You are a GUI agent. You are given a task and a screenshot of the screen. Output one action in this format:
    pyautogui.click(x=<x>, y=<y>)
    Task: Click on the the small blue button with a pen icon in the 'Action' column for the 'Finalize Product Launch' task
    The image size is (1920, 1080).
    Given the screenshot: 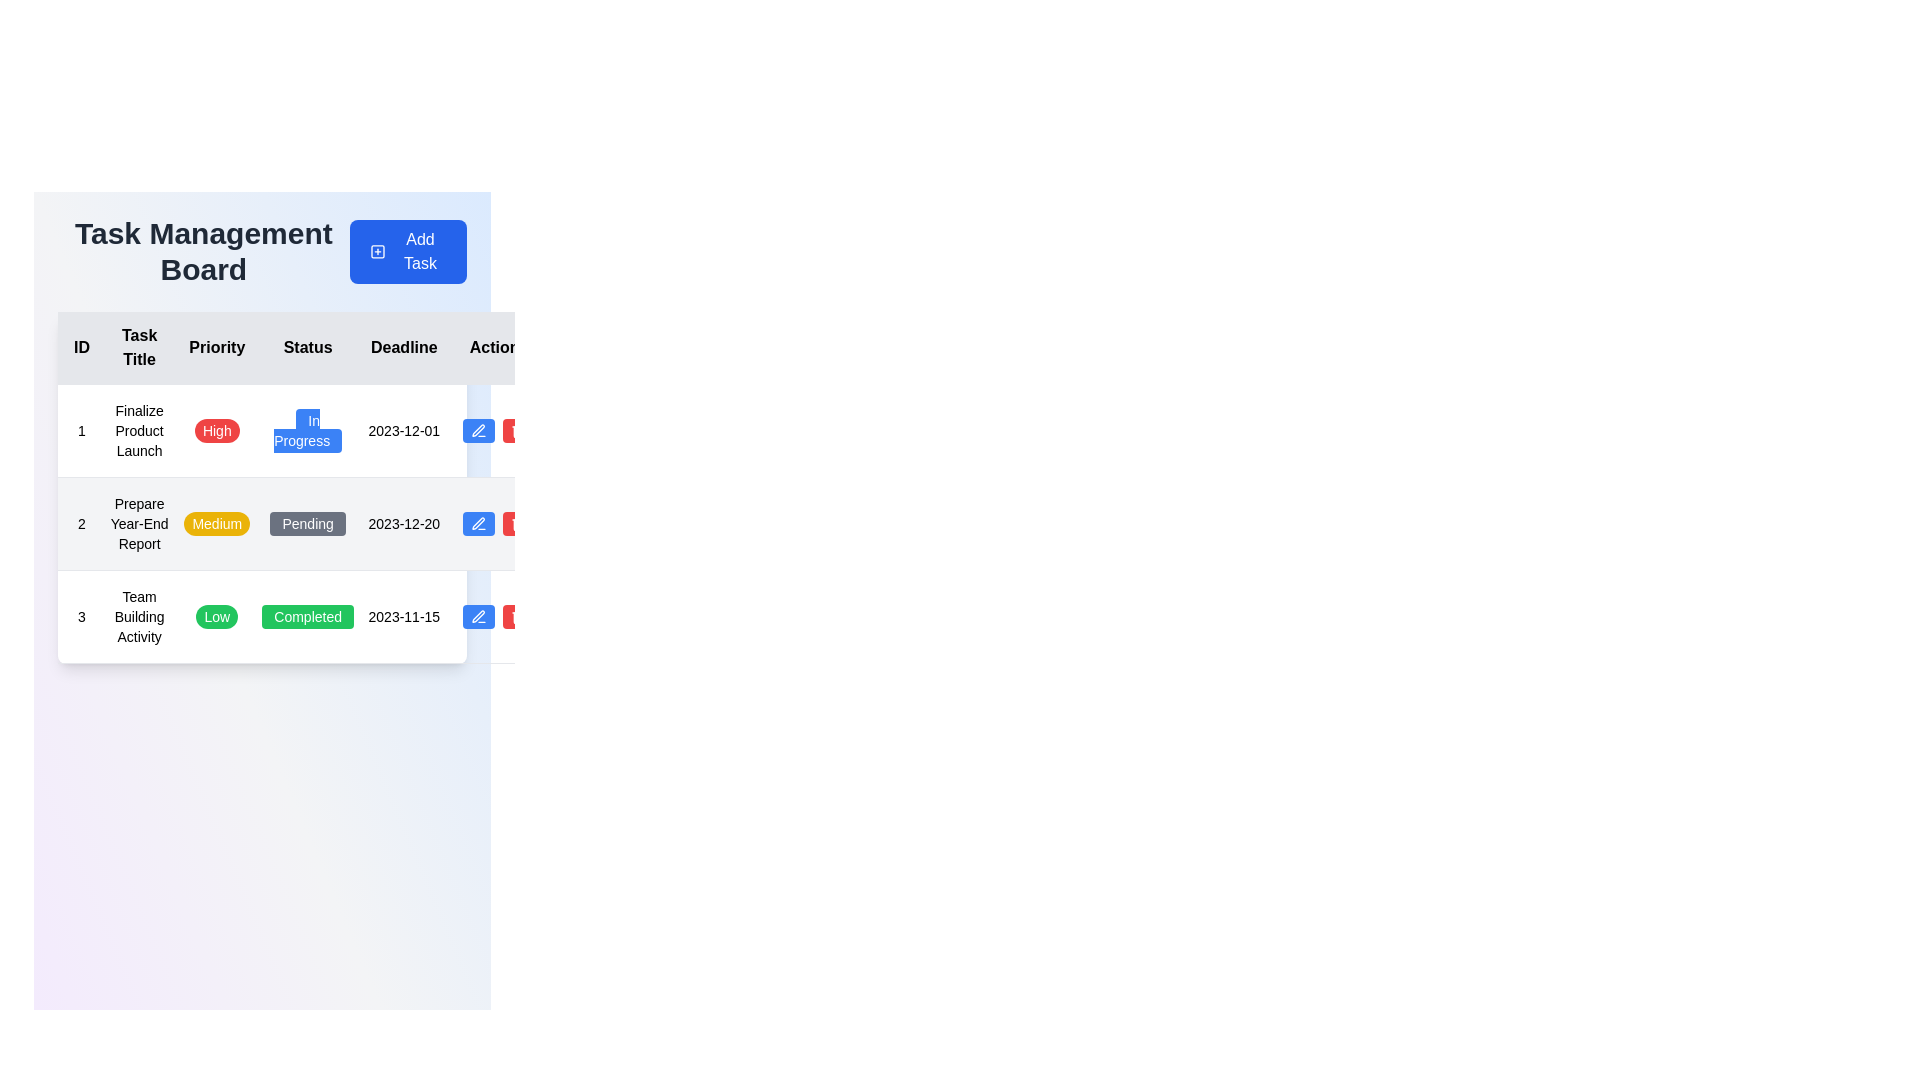 What is the action you would take?
    pyautogui.click(x=478, y=430)
    